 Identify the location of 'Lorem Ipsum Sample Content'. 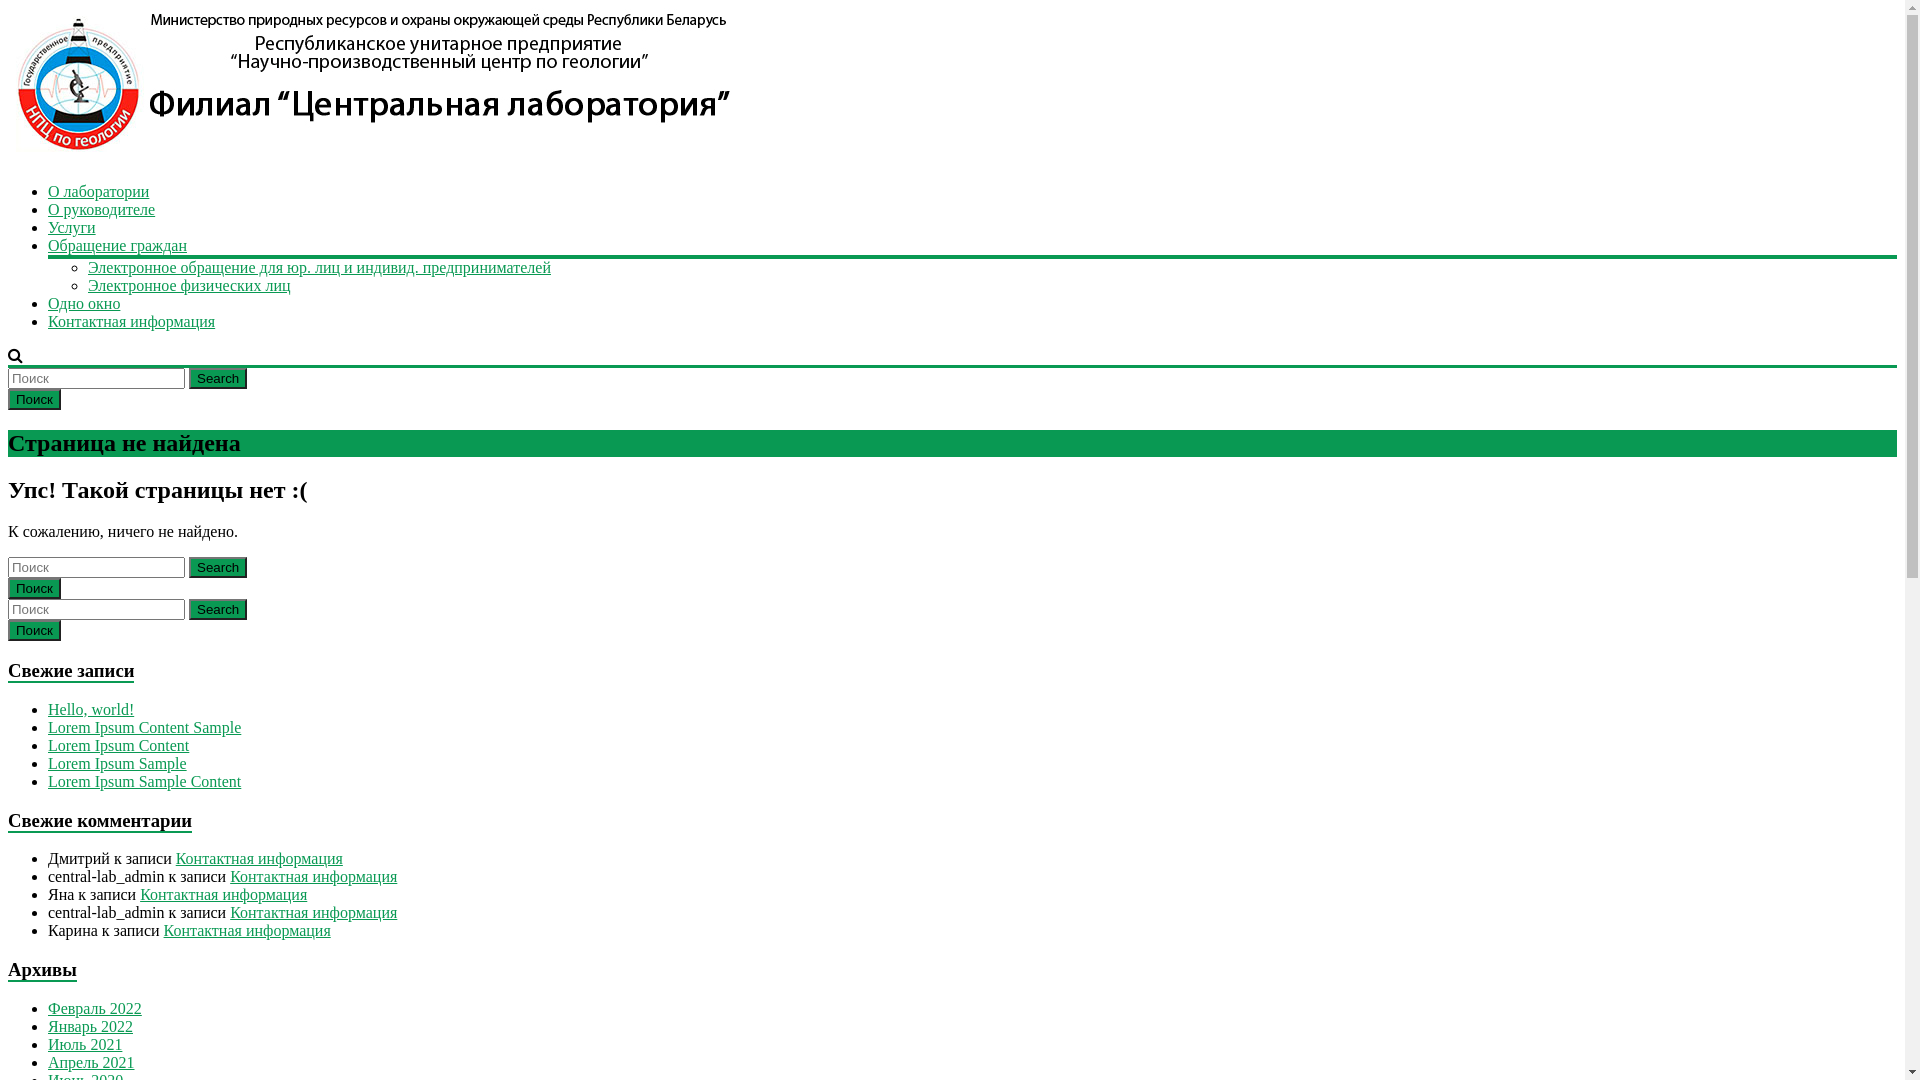
(143, 780).